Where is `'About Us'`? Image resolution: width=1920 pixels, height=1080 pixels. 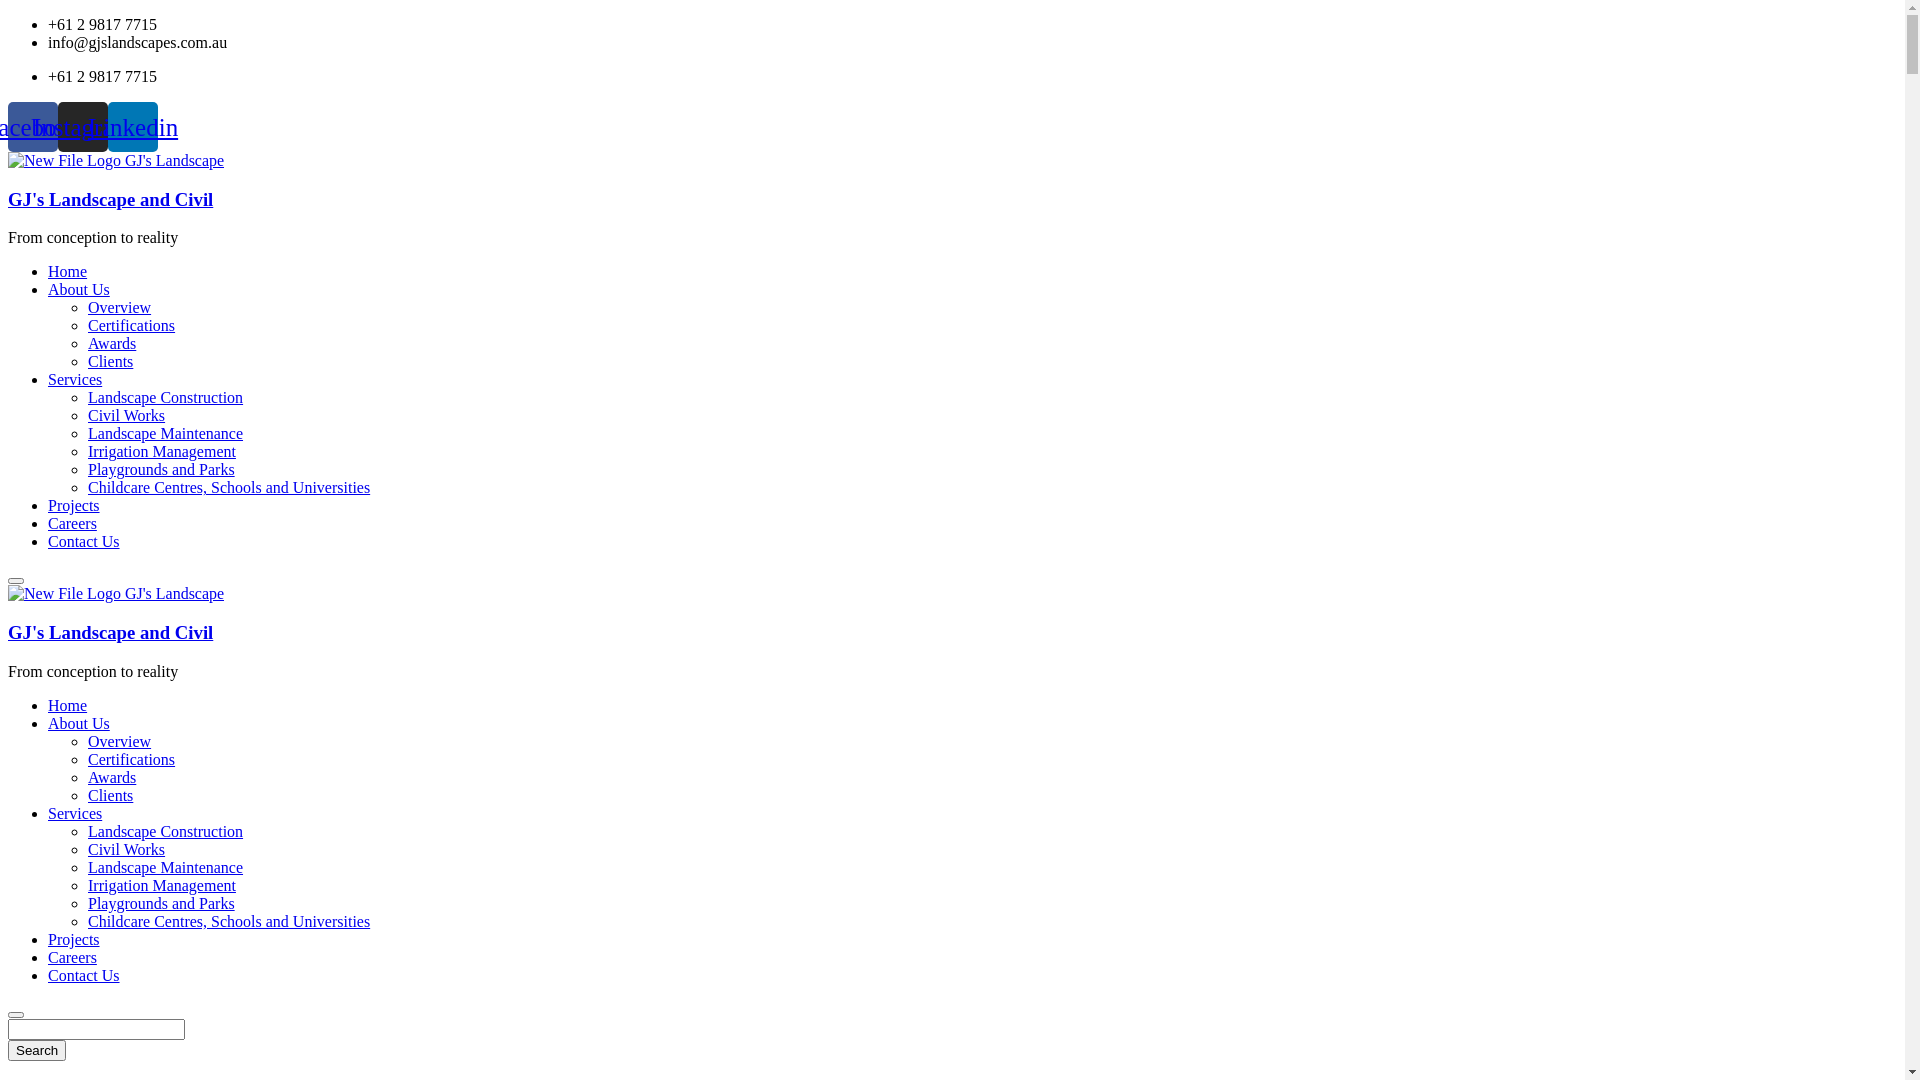
'About Us' is located at coordinates (78, 723).